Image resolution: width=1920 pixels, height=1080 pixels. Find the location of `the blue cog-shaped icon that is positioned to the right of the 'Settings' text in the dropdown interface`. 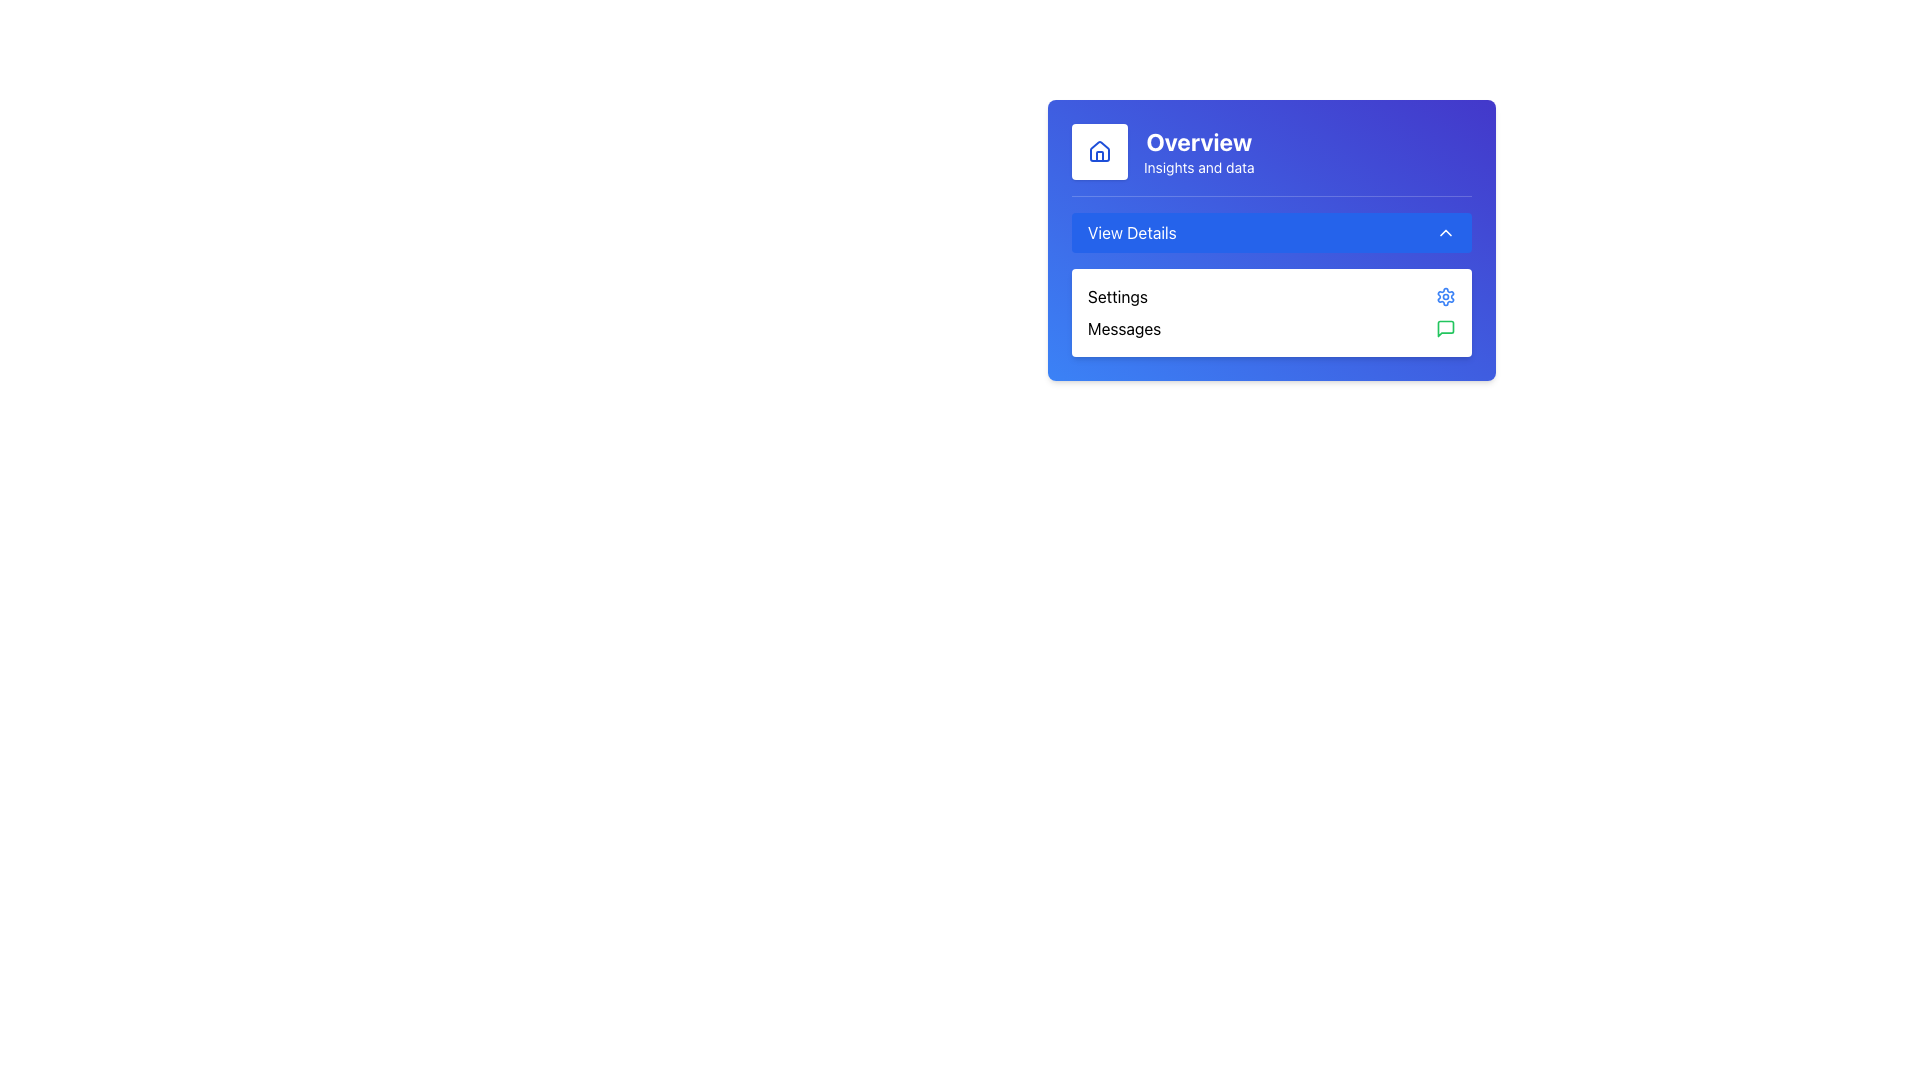

the blue cog-shaped icon that is positioned to the right of the 'Settings' text in the dropdown interface is located at coordinates (1445, 297).